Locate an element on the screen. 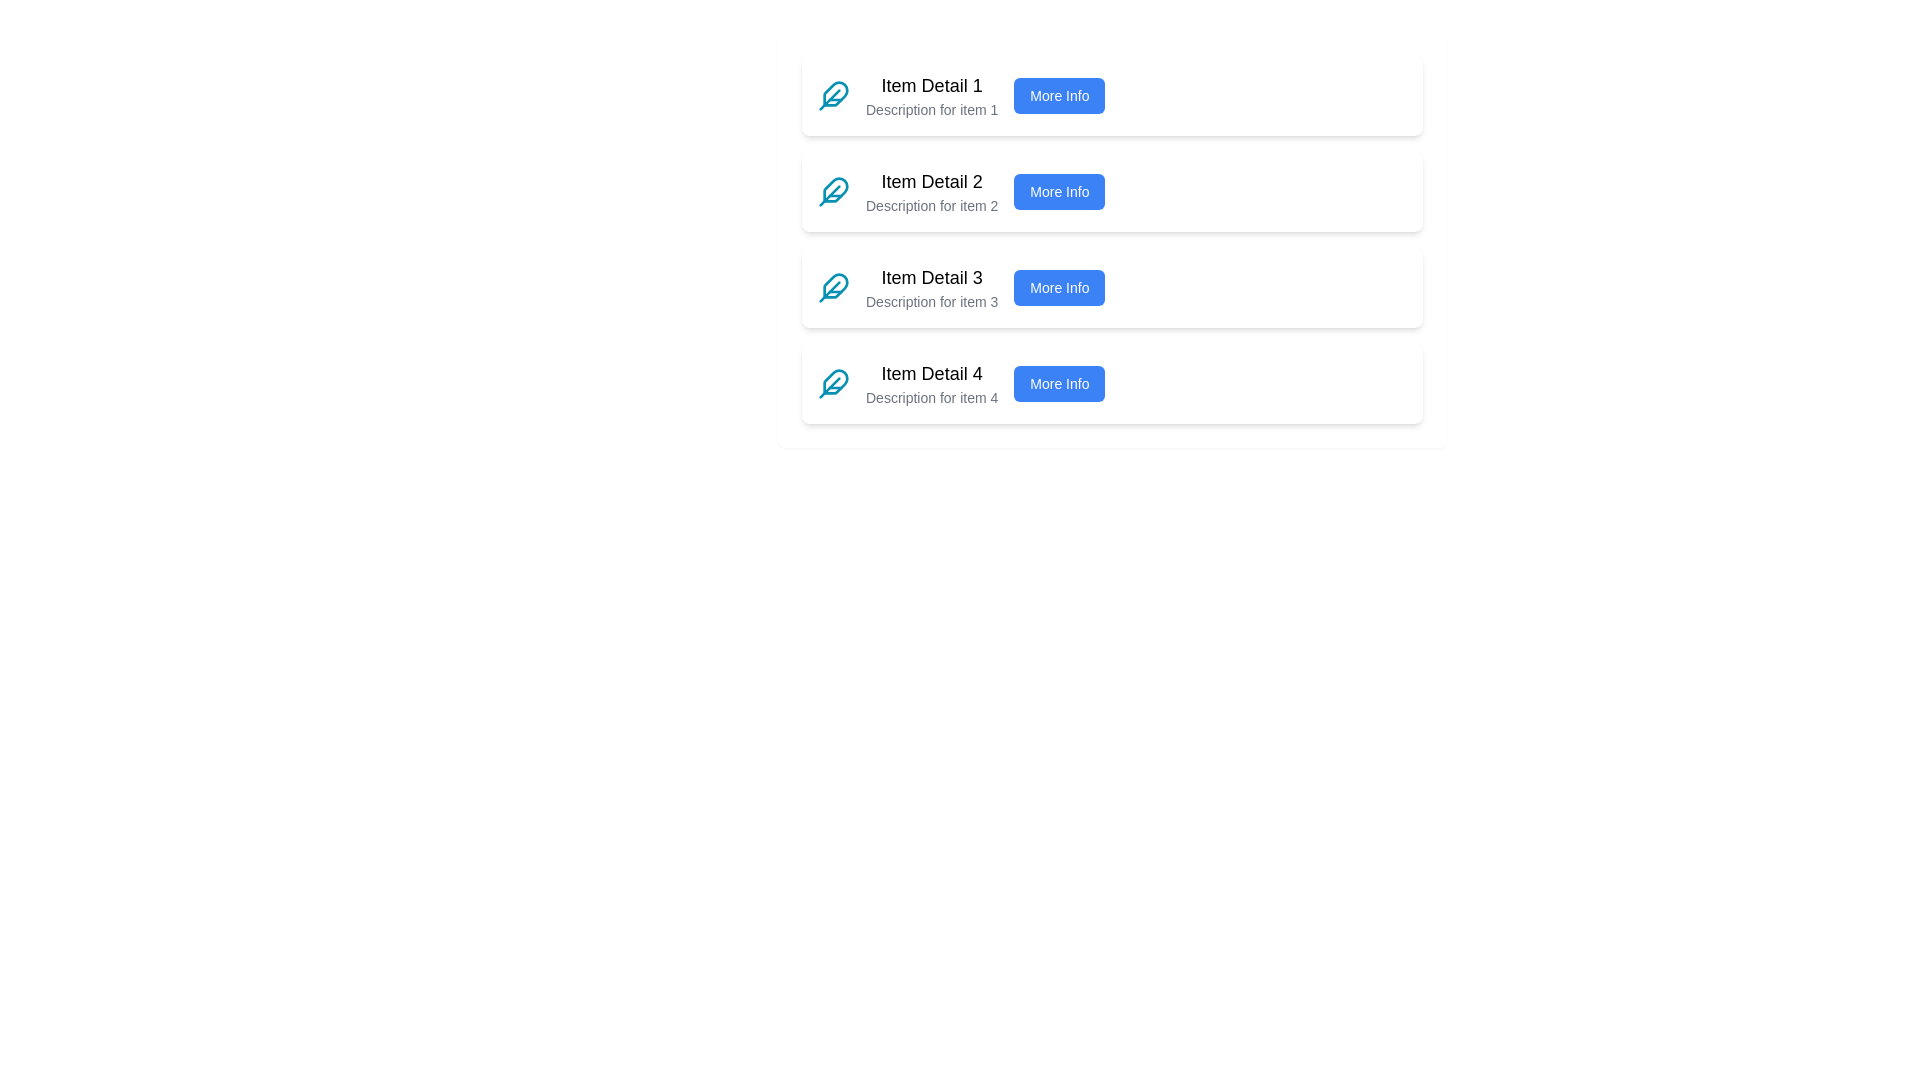 The image size is (1920, 1080). the text block located in the fourth card of a vertical list of cards, which provides information about the title and description of the corresponding item is located at coordinates (930, 384).